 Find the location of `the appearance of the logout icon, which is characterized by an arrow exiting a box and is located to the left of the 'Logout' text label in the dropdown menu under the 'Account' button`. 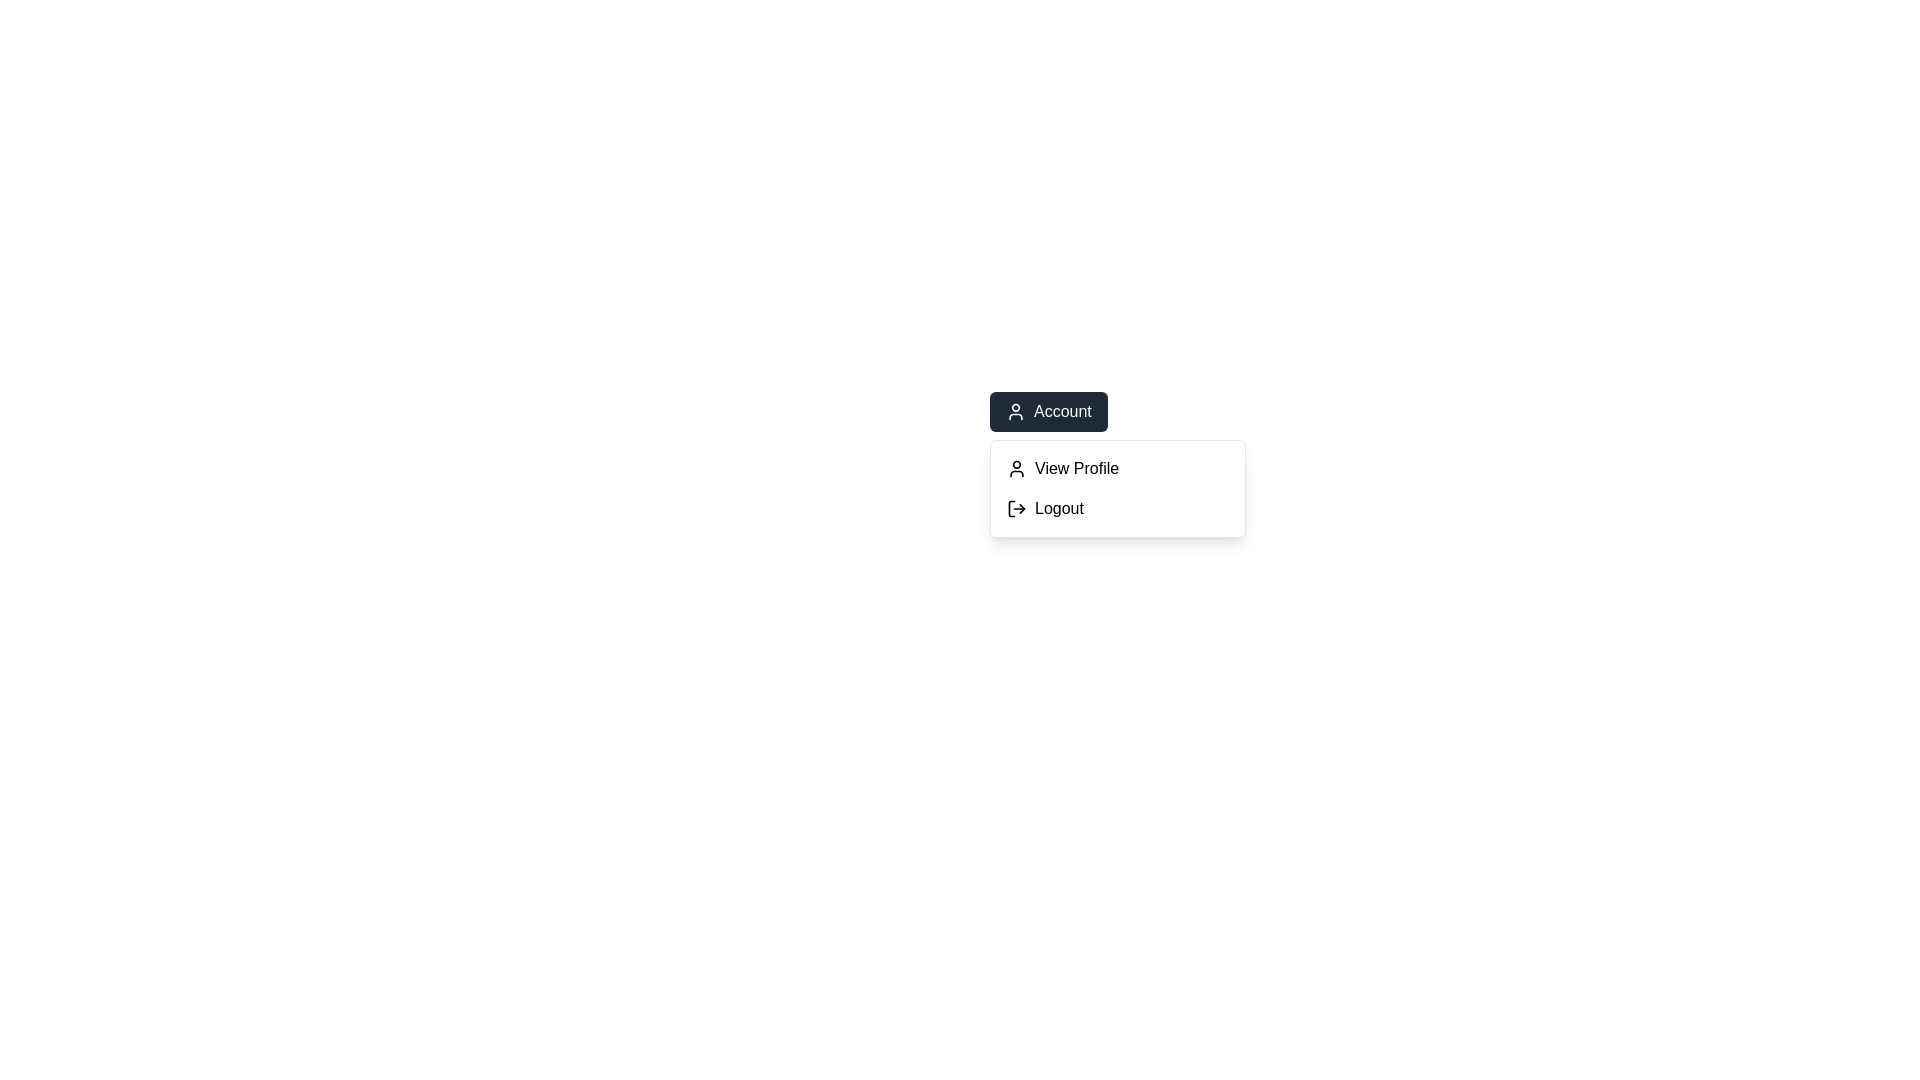

the appearance of the logout icon, which is characterized by an arrow exiting a box and is located to the left of the 'Logout' text label in the dropdown menu under the 'Account' button is located at coordinates (1017, 508).